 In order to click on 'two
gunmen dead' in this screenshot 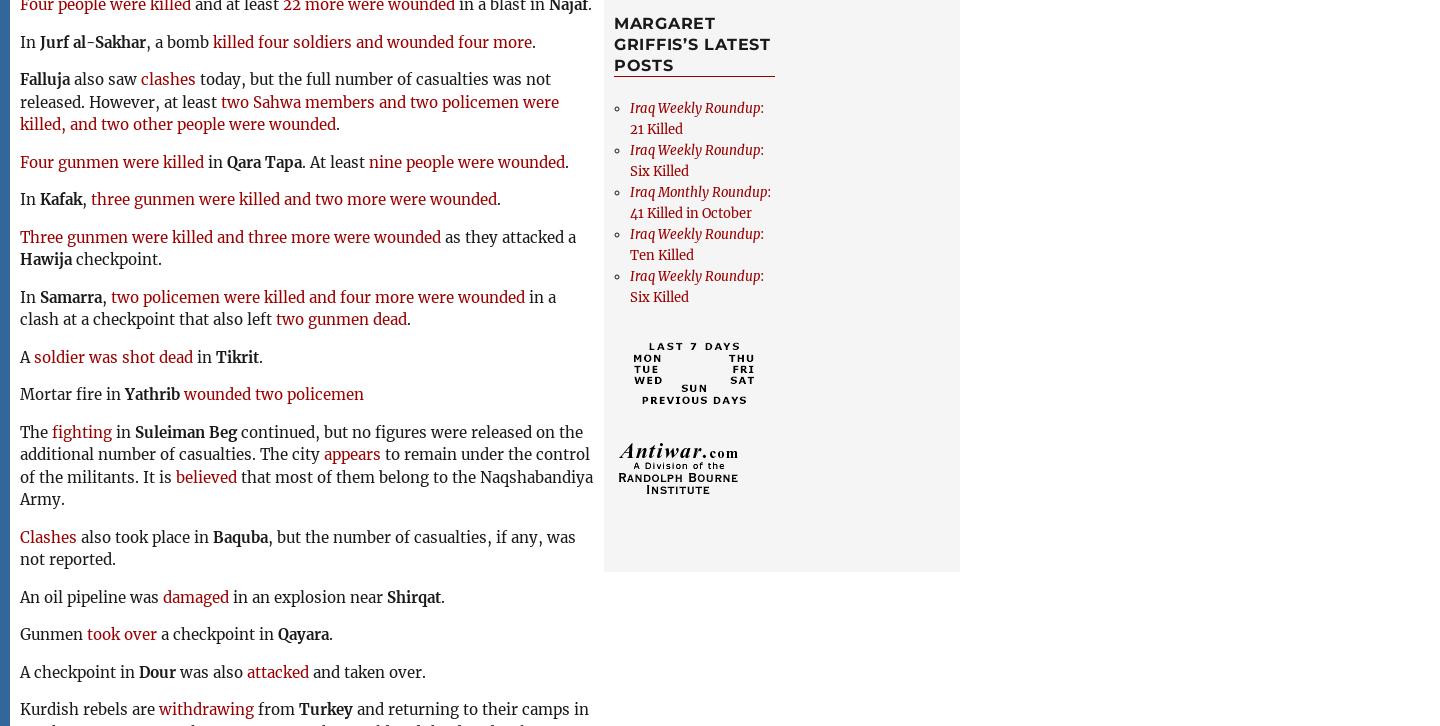, I will do `click(341, 318)`.